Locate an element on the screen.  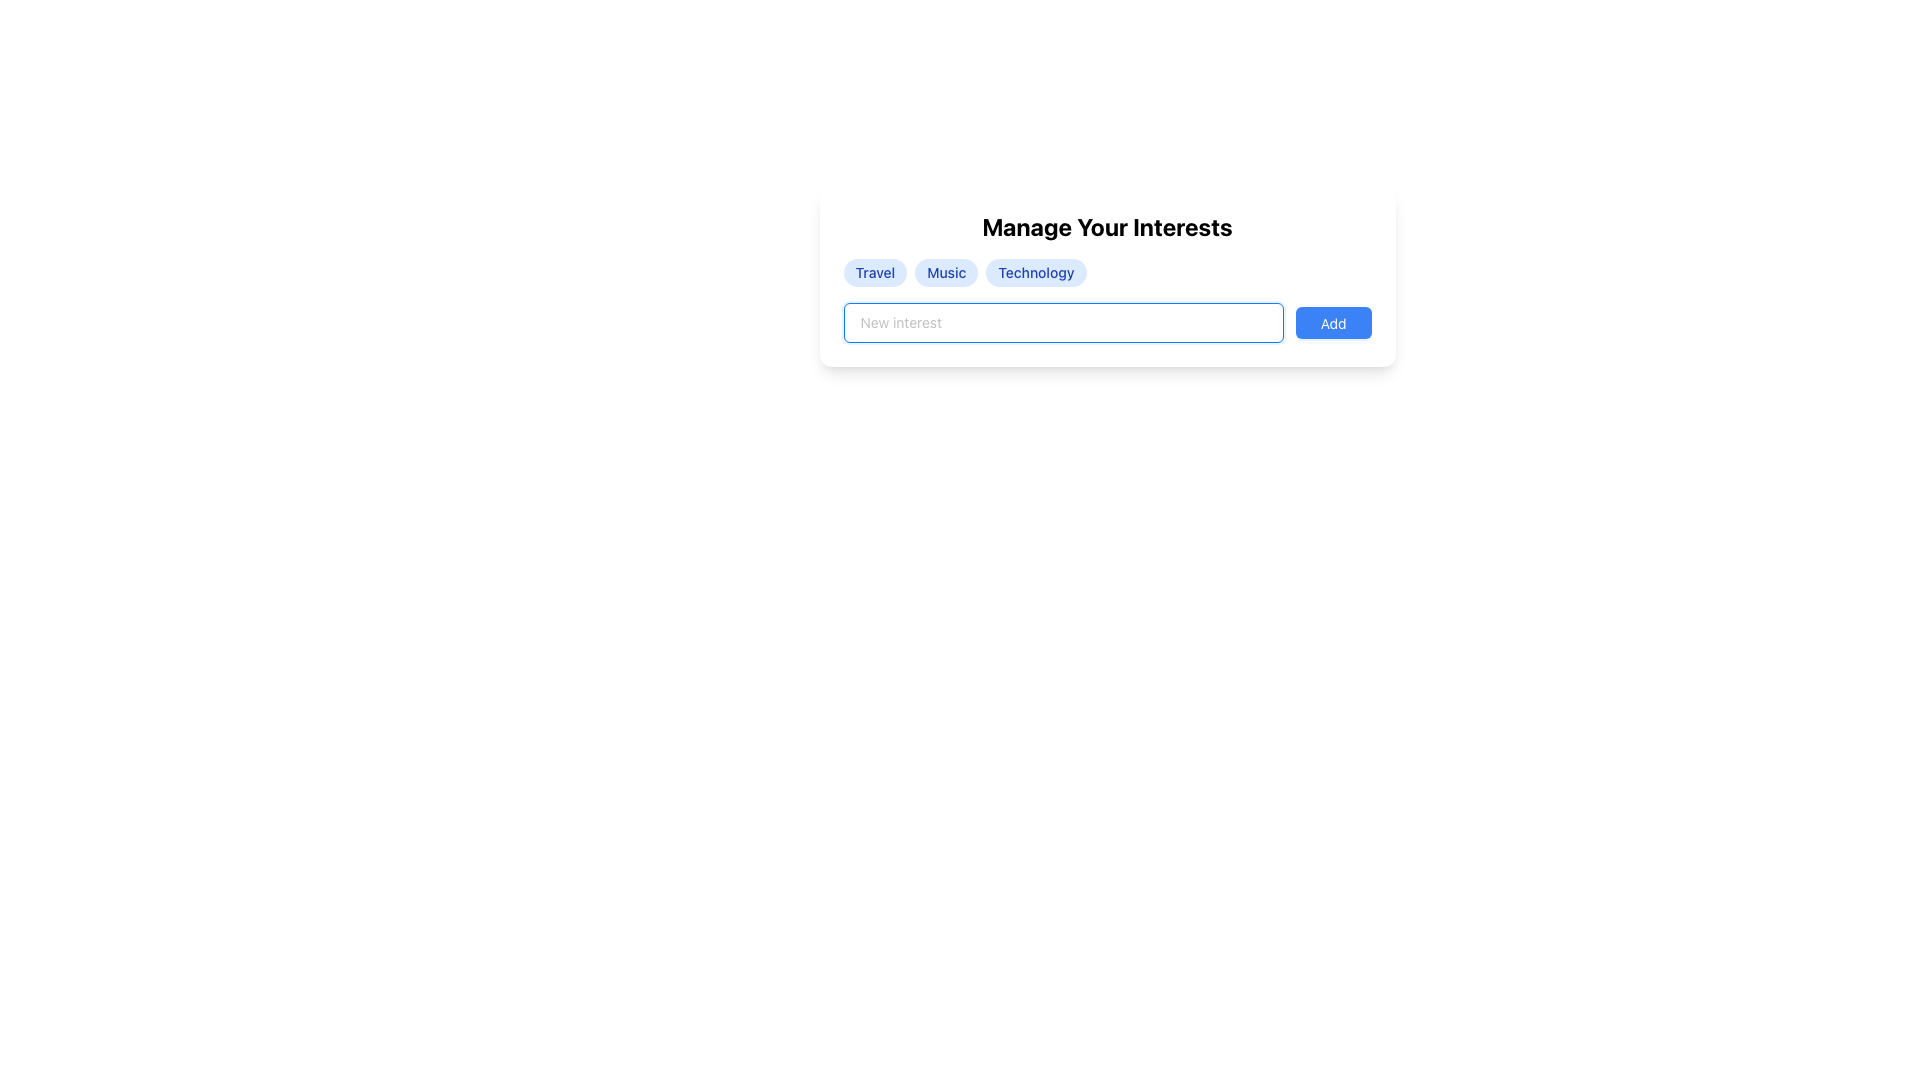
the 'Travel' selectable tag, which is a rounded rectangle with a blue border and background is located at coordinates (875, 273).